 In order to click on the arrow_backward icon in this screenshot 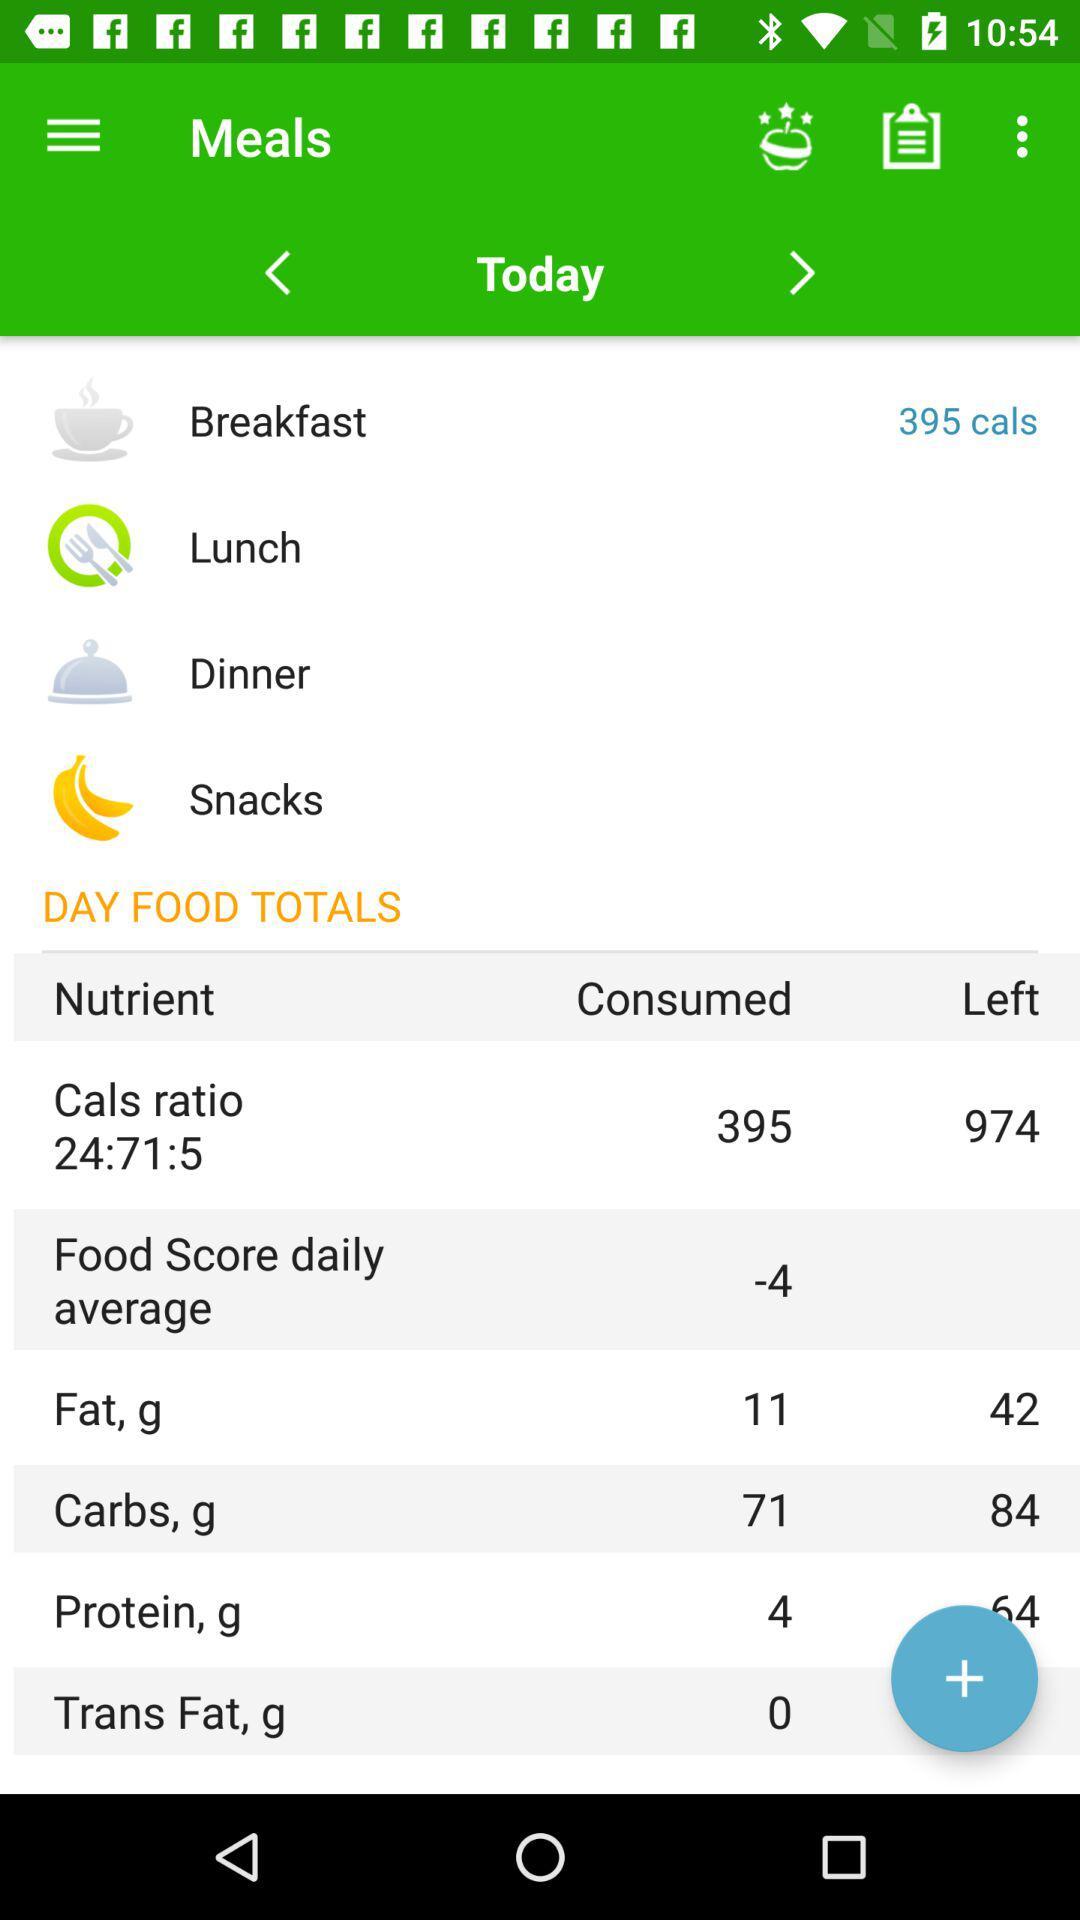, I will do `click(277, 272)`.